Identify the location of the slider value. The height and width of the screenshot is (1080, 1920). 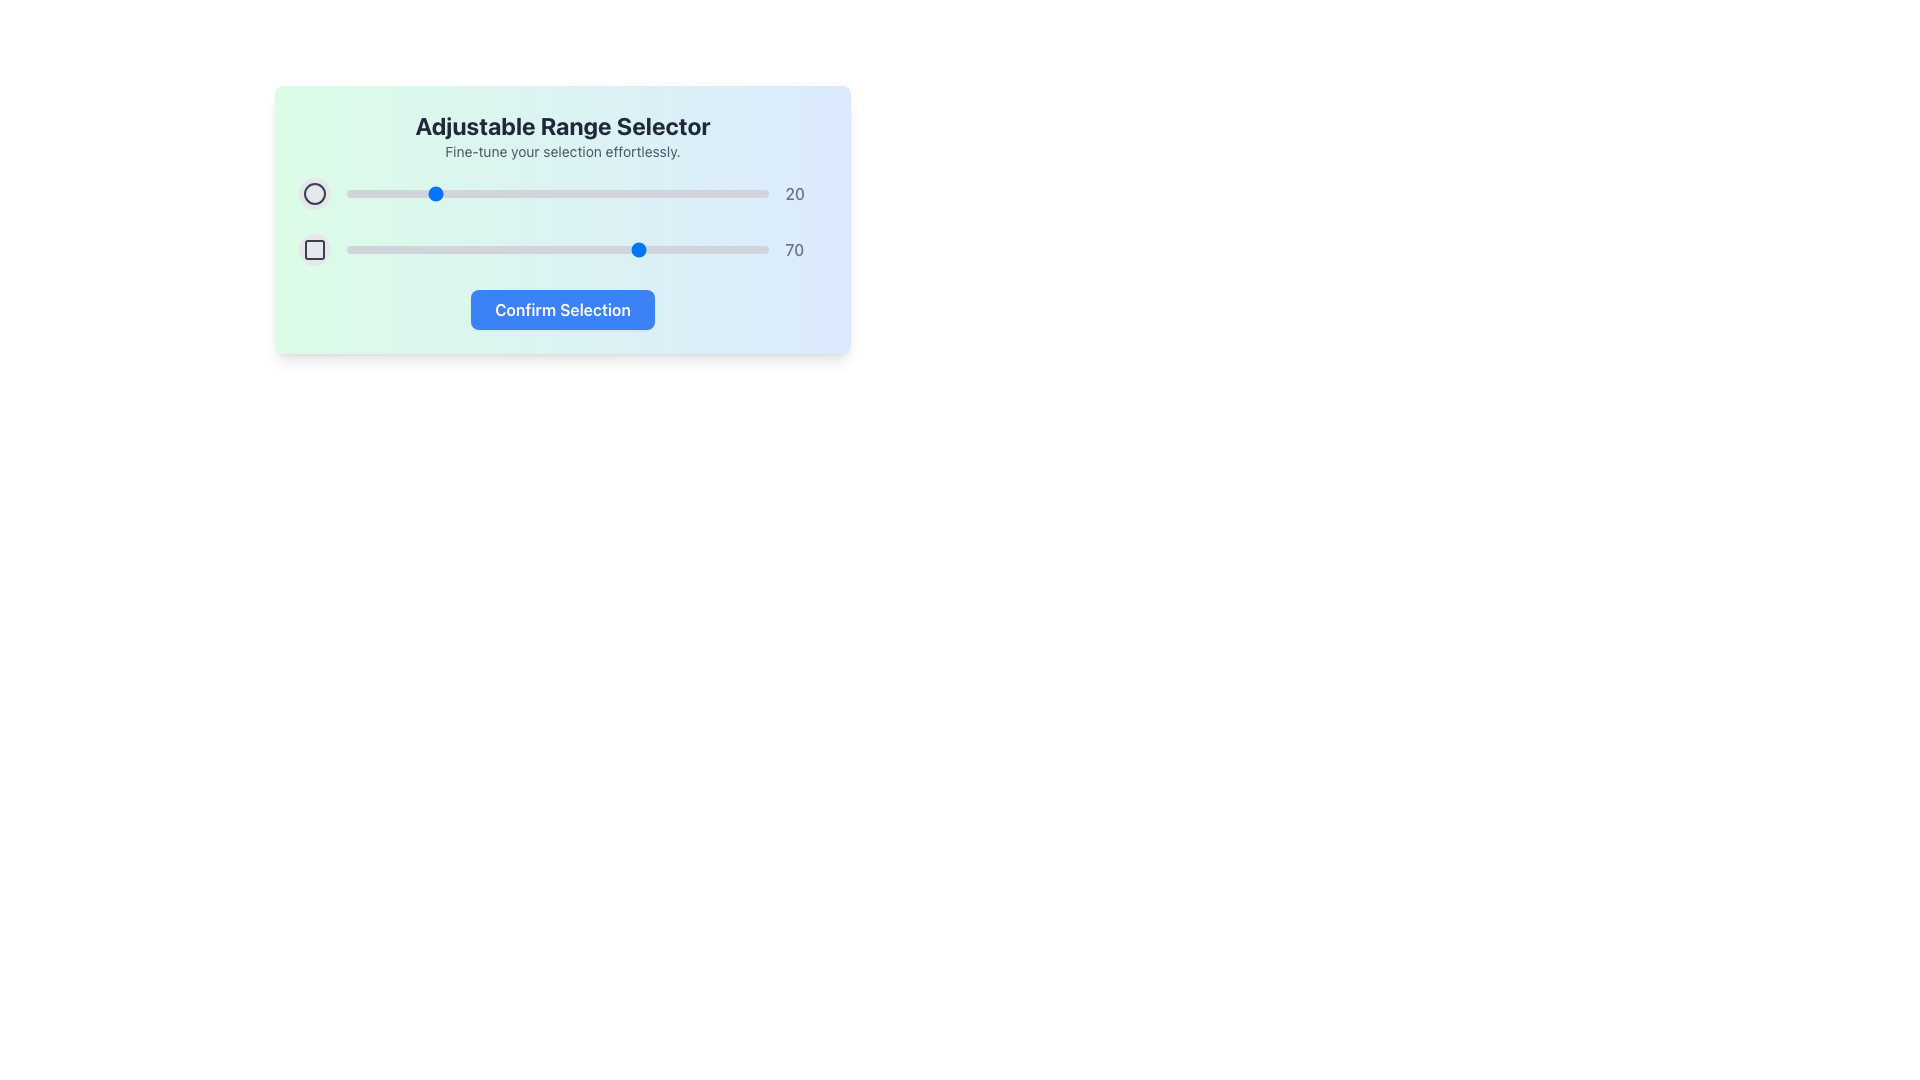
(451, 249).